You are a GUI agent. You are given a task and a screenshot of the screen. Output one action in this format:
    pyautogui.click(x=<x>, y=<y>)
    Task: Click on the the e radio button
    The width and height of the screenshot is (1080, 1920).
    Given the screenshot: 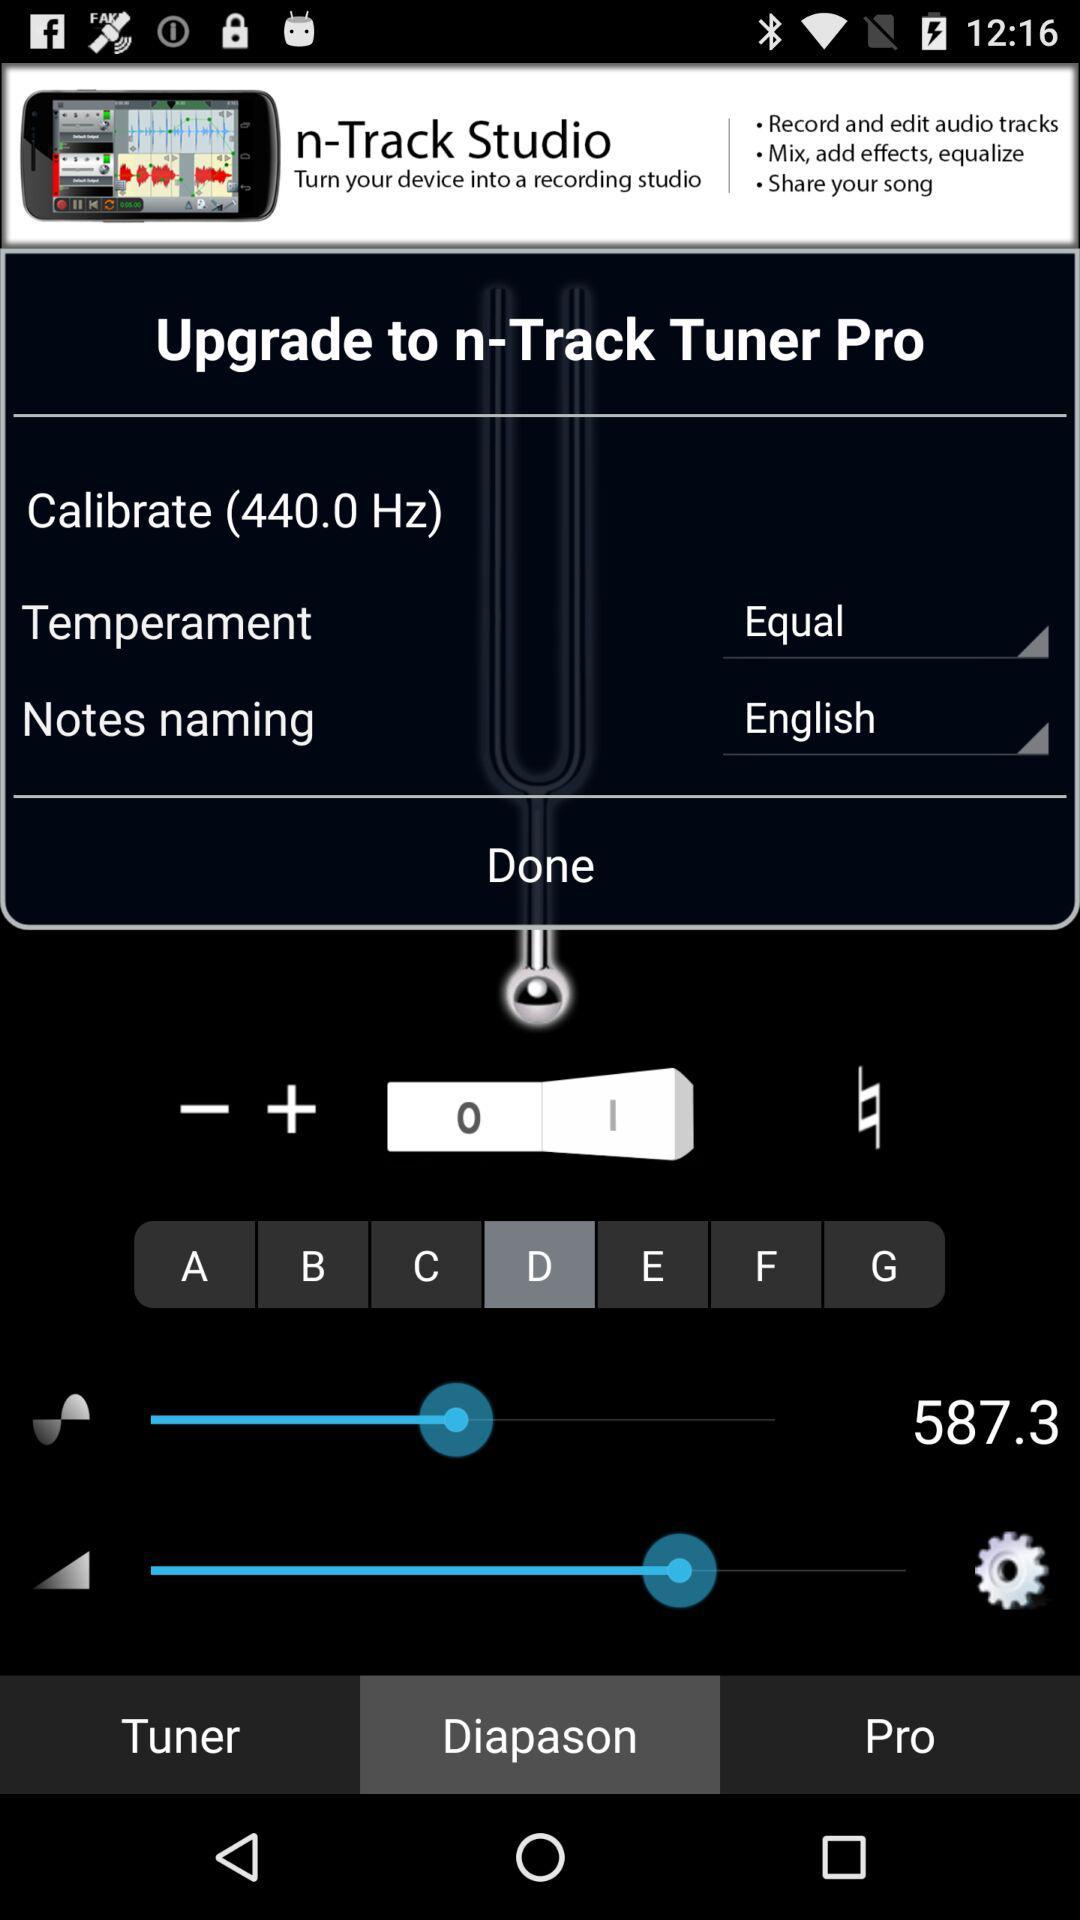 What is the action you would take?
    pyautogui.click(x=652, y=1263)
    